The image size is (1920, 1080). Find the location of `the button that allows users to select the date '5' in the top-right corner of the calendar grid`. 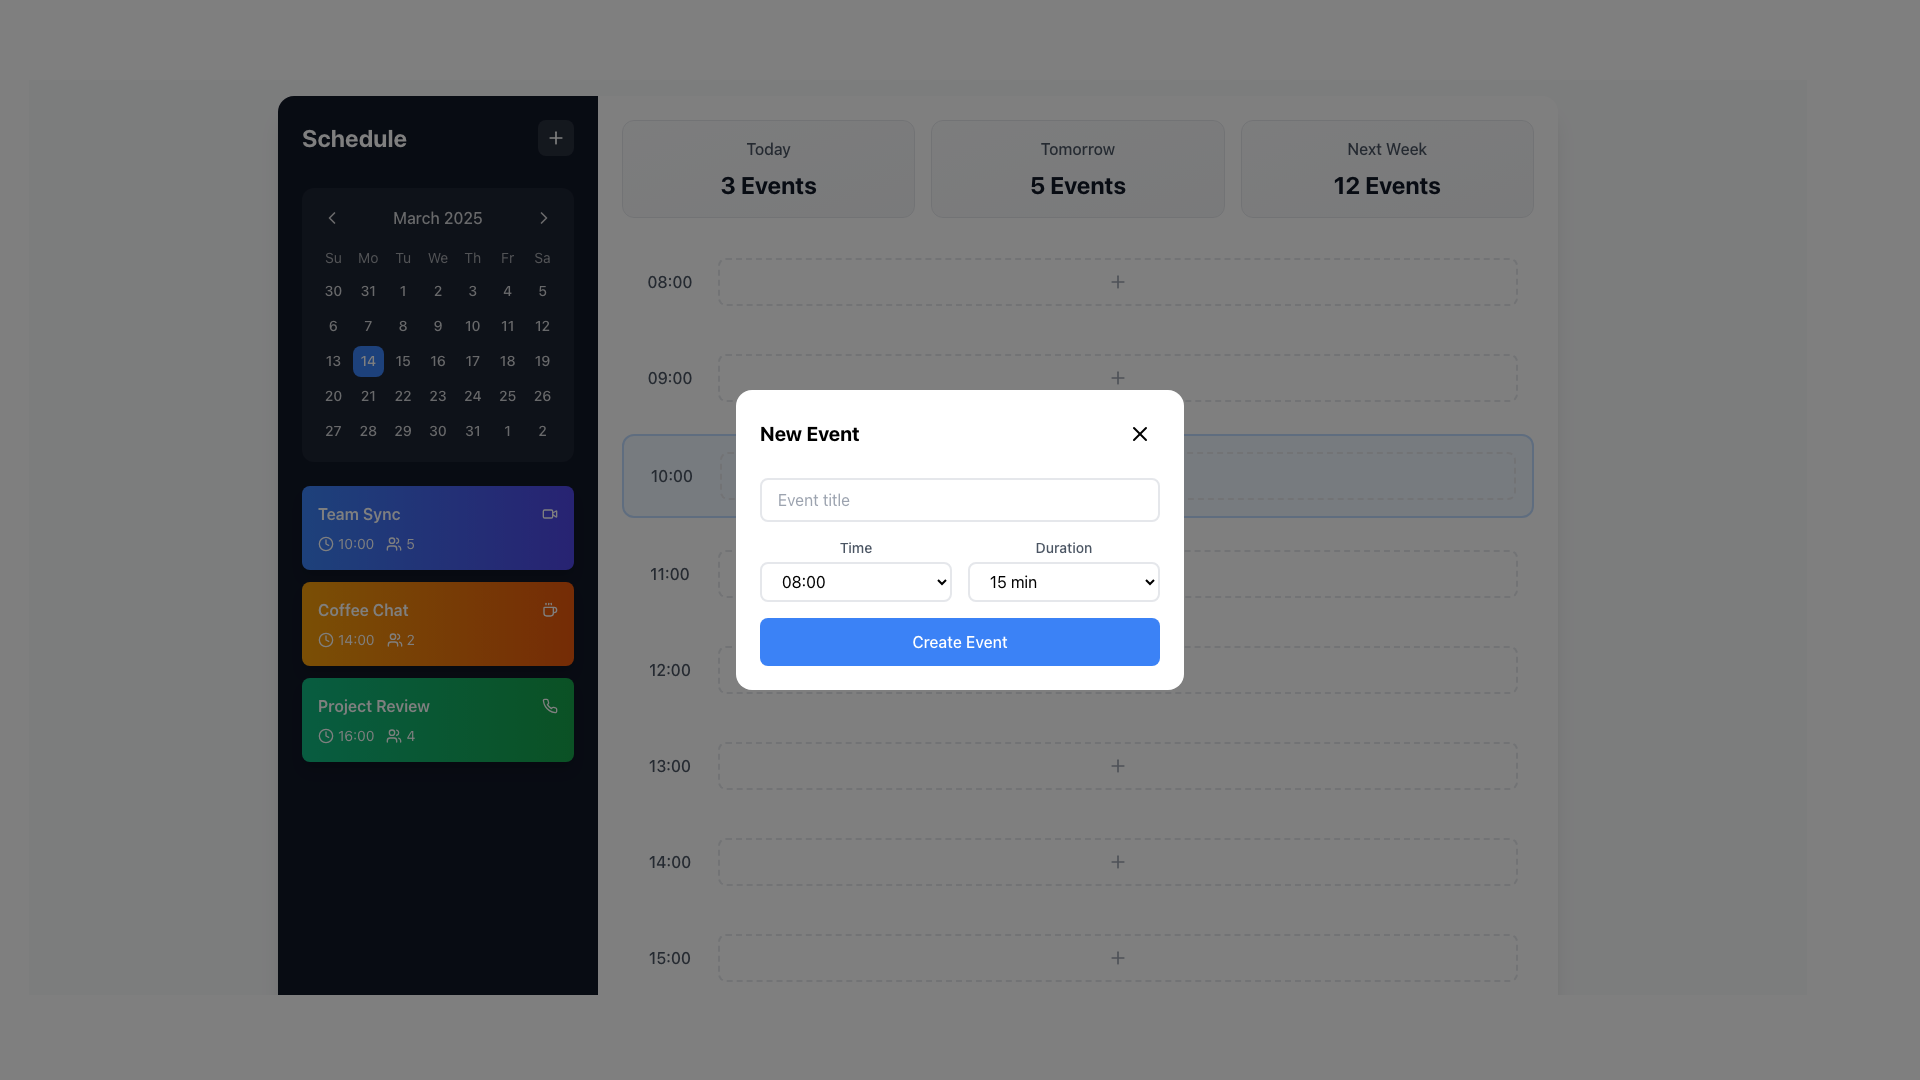

the button that allows users to select the date '5' in the top-right corner of the calendar grid is located at coordinates (542, 291).